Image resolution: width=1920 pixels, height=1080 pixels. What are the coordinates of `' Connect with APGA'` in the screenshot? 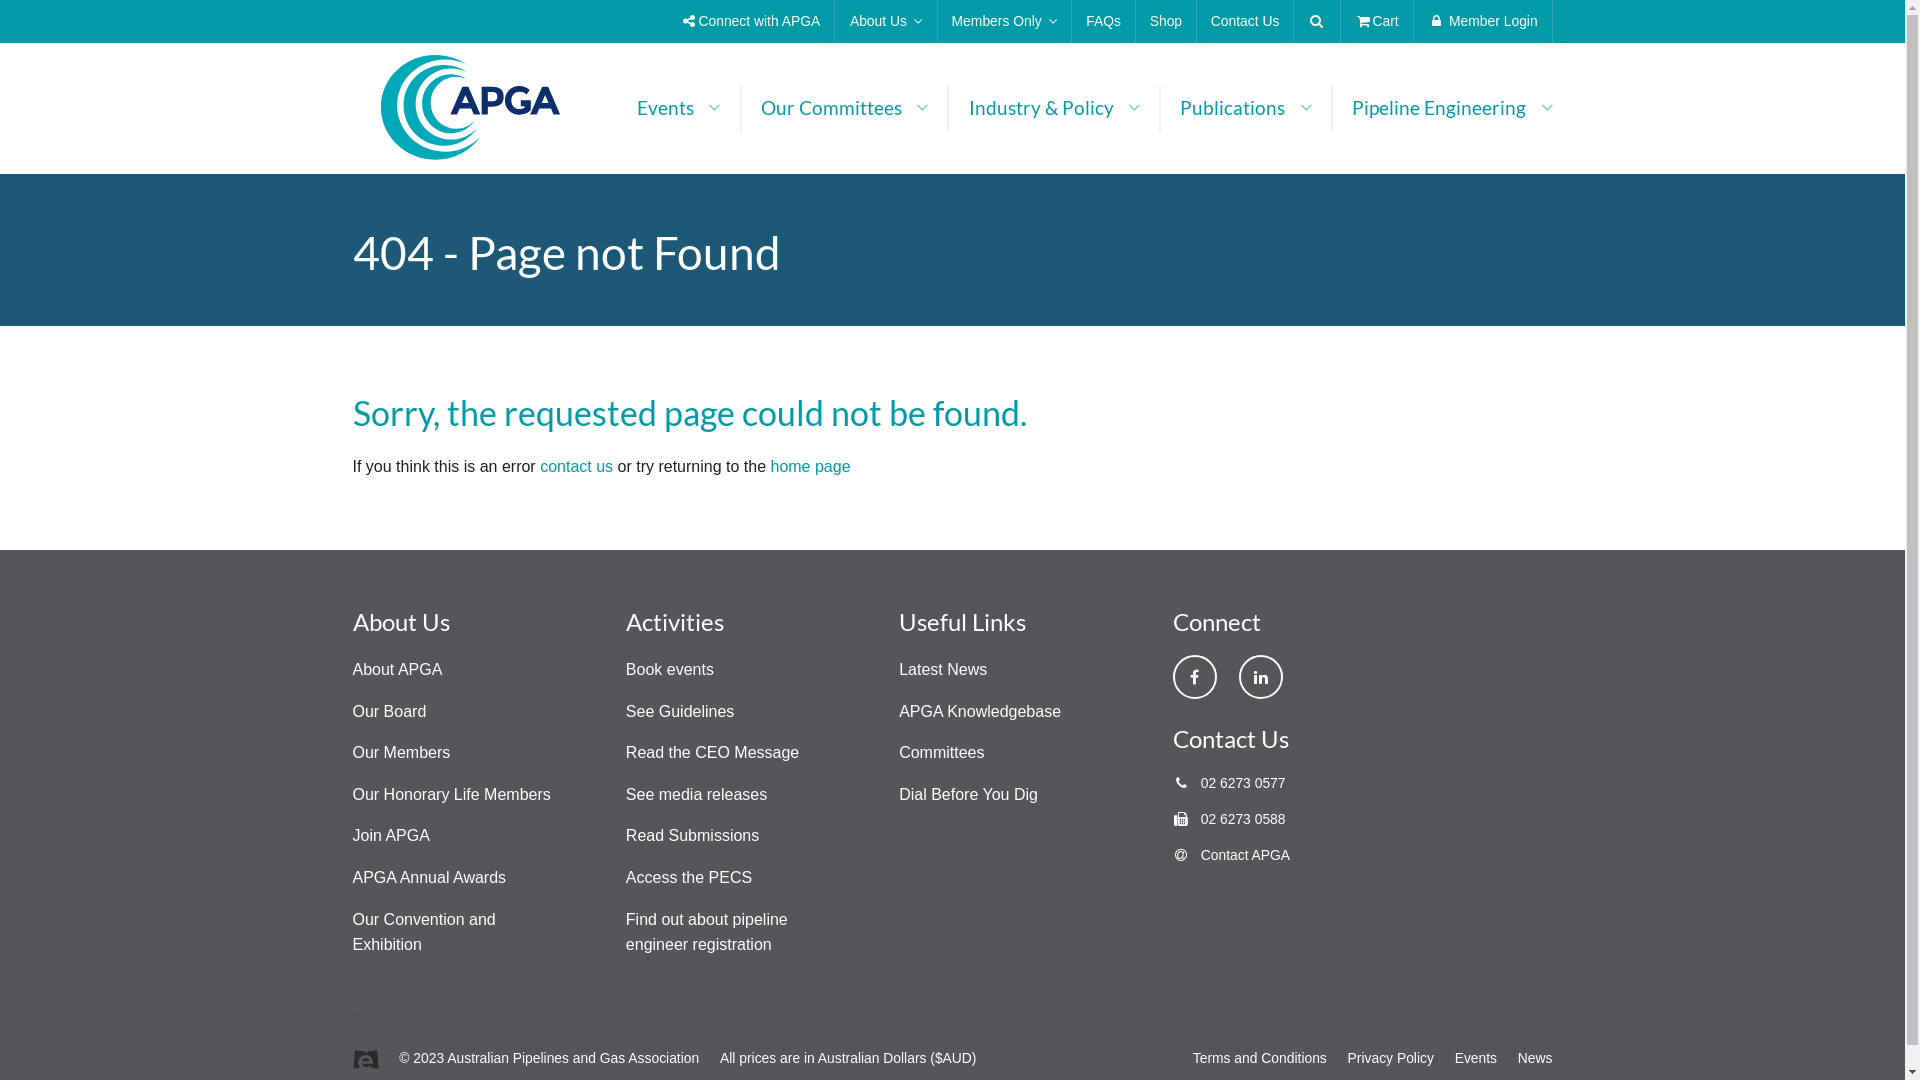 It's located at (750, 21).